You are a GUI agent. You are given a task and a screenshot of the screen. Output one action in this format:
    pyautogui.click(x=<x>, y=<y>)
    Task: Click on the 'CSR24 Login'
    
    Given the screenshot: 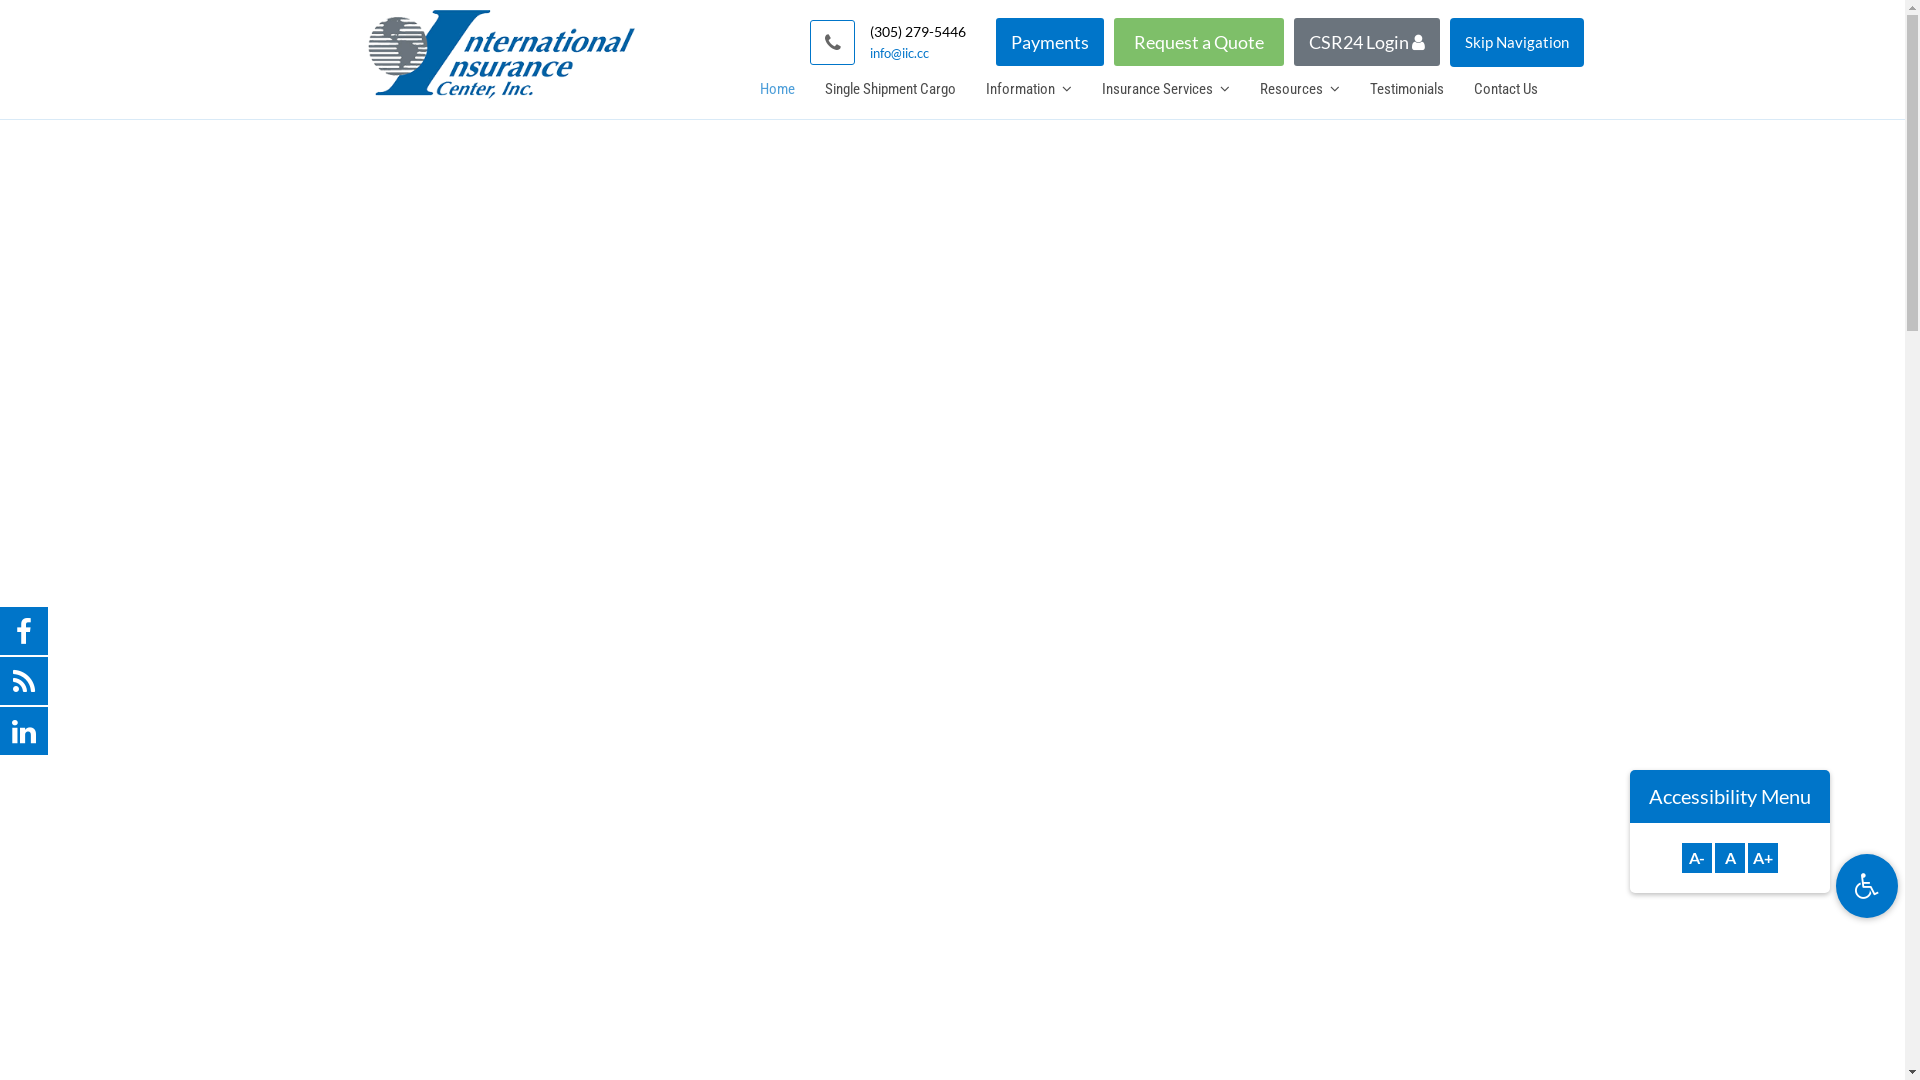 What is the action you would take?
    pyautogui.click(x=1366, y=42)
    